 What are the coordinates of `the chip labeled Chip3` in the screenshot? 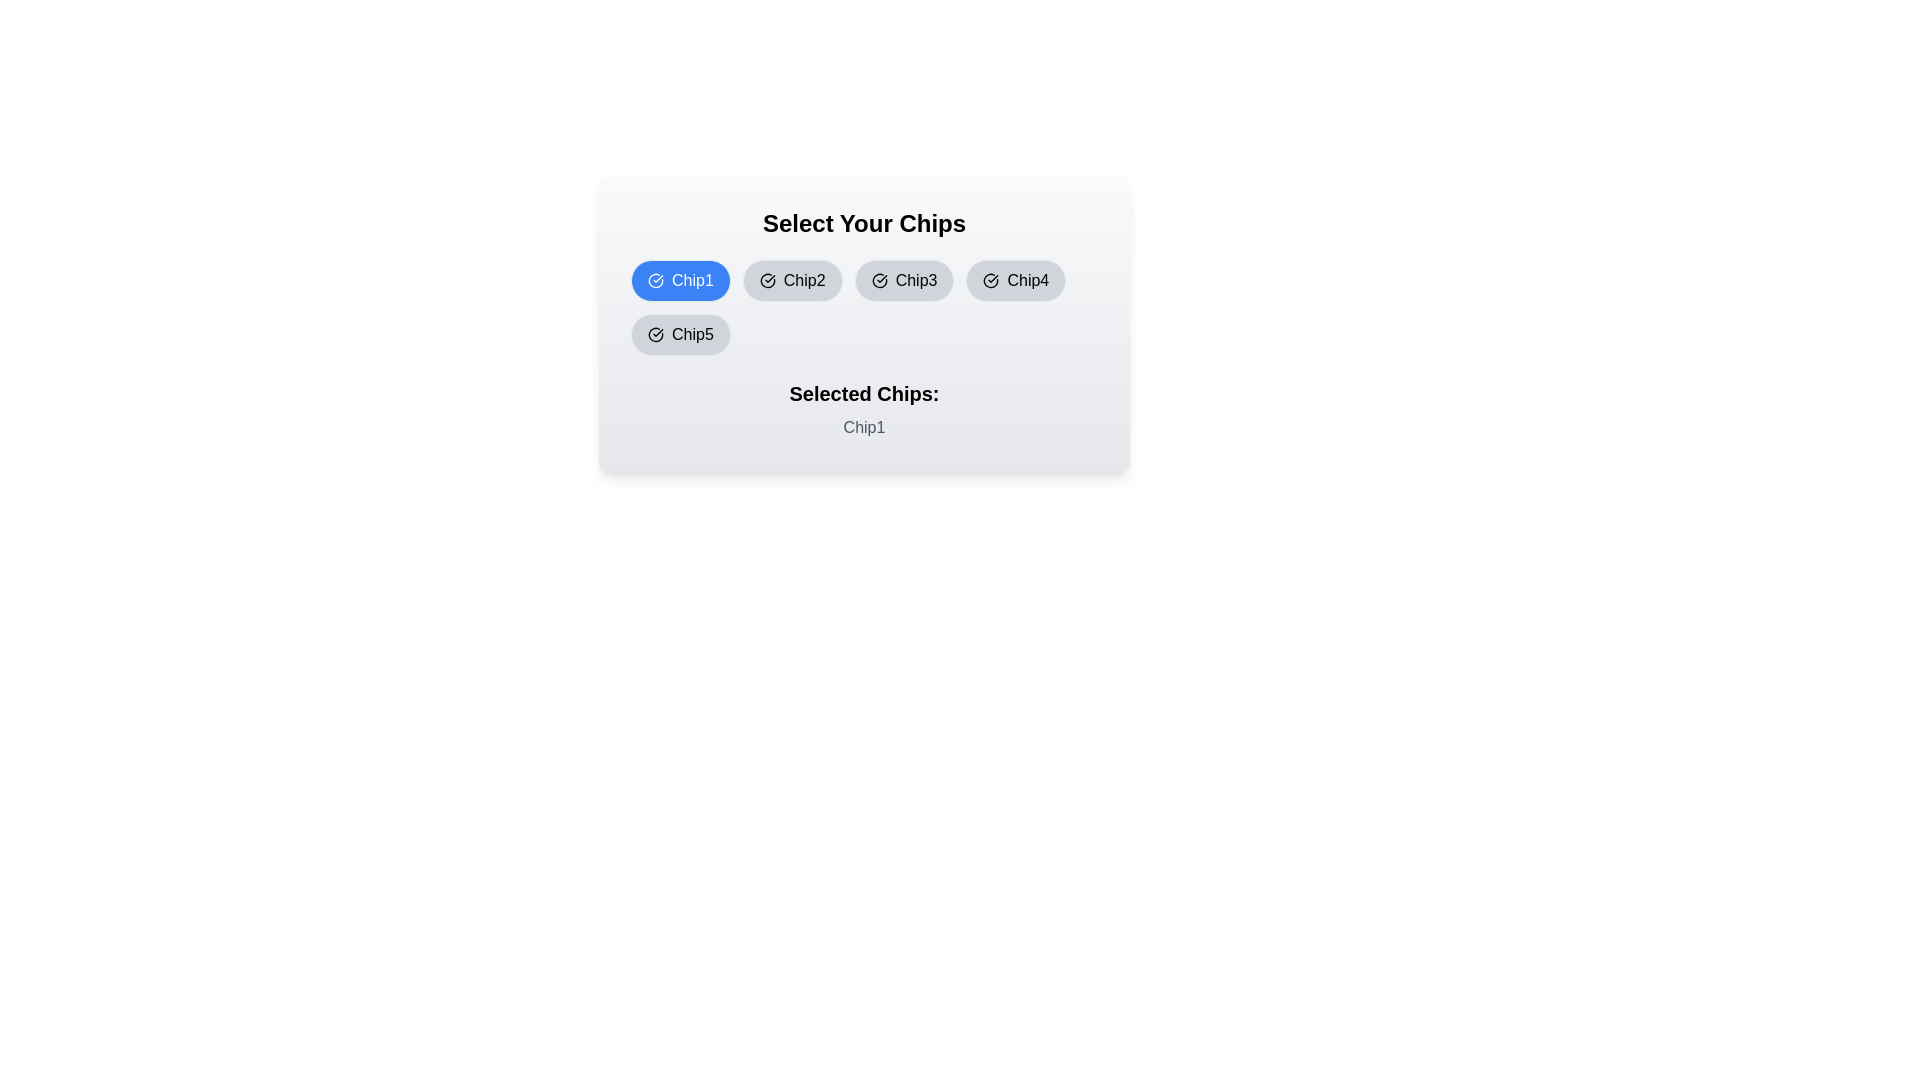 It's located at (903, 281).